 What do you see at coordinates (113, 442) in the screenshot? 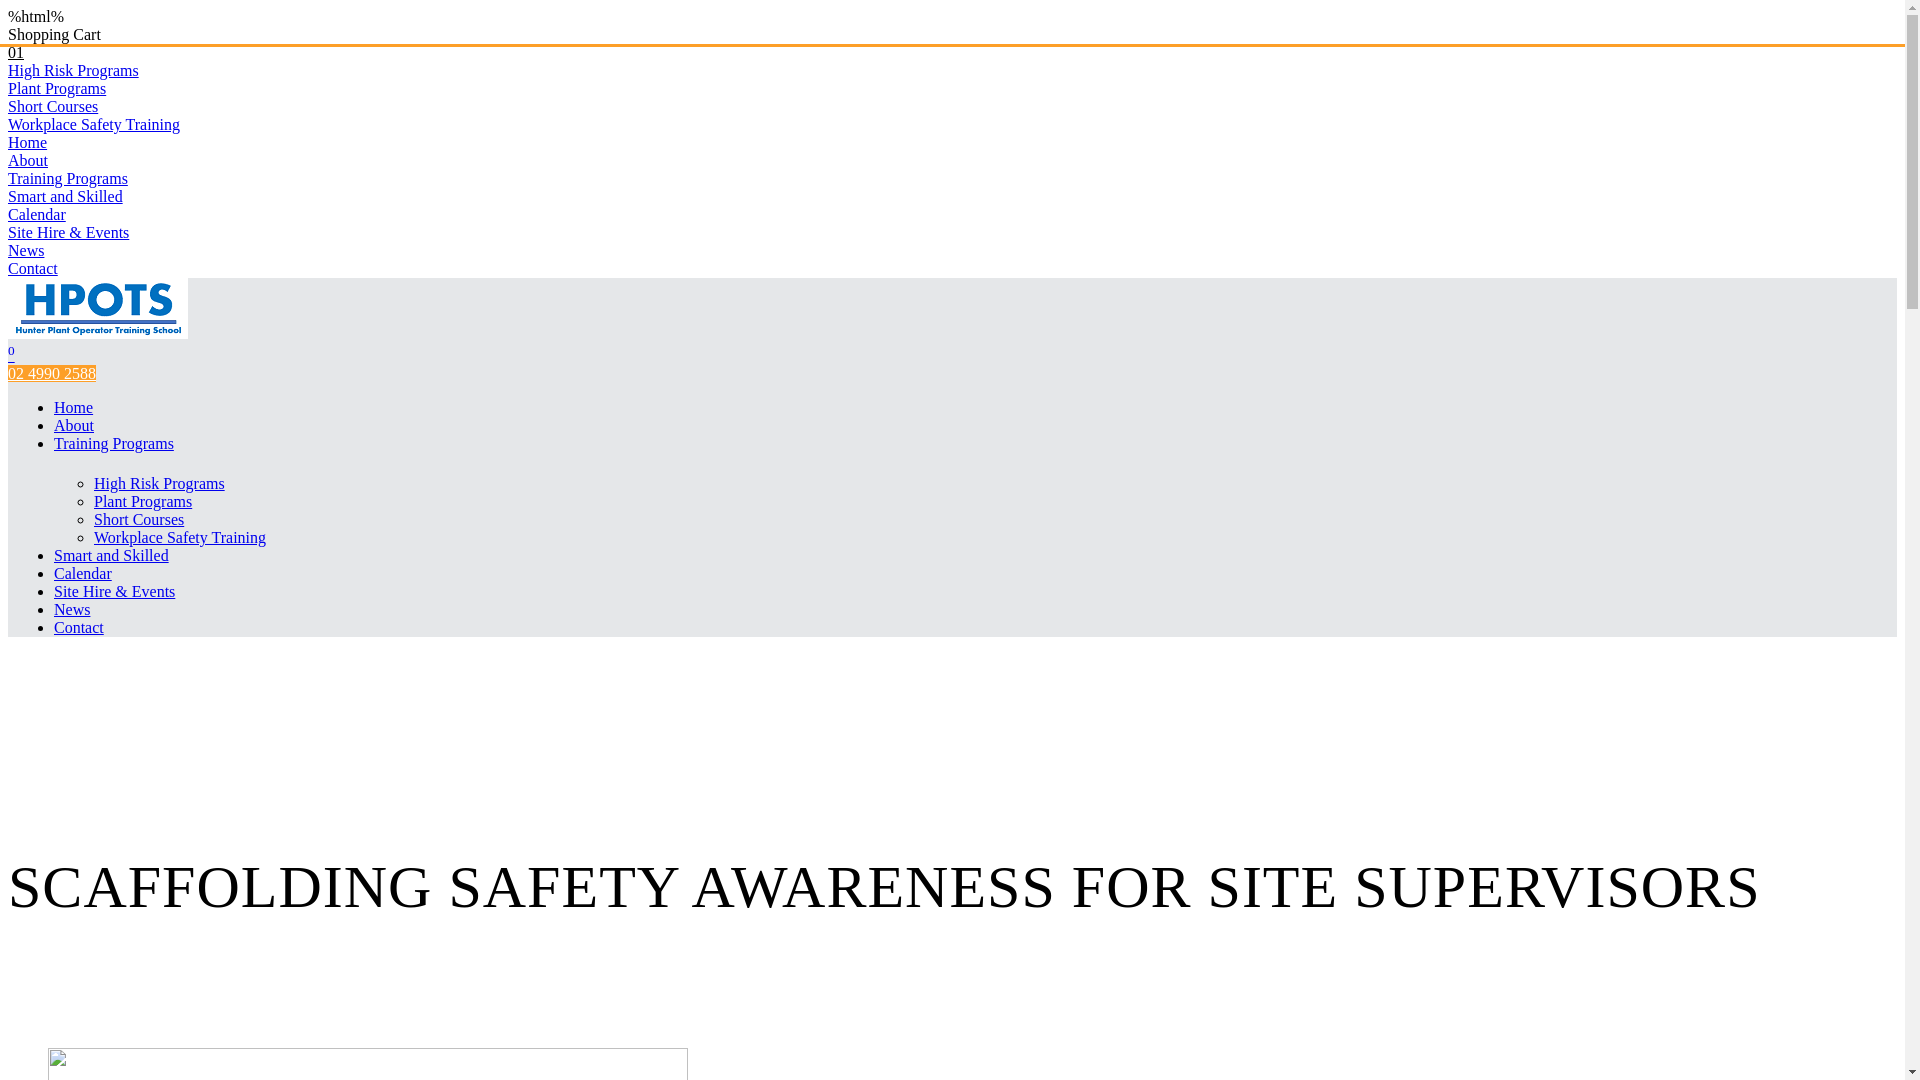
I see `'Training Programs'` at bounding box center [113, 442].